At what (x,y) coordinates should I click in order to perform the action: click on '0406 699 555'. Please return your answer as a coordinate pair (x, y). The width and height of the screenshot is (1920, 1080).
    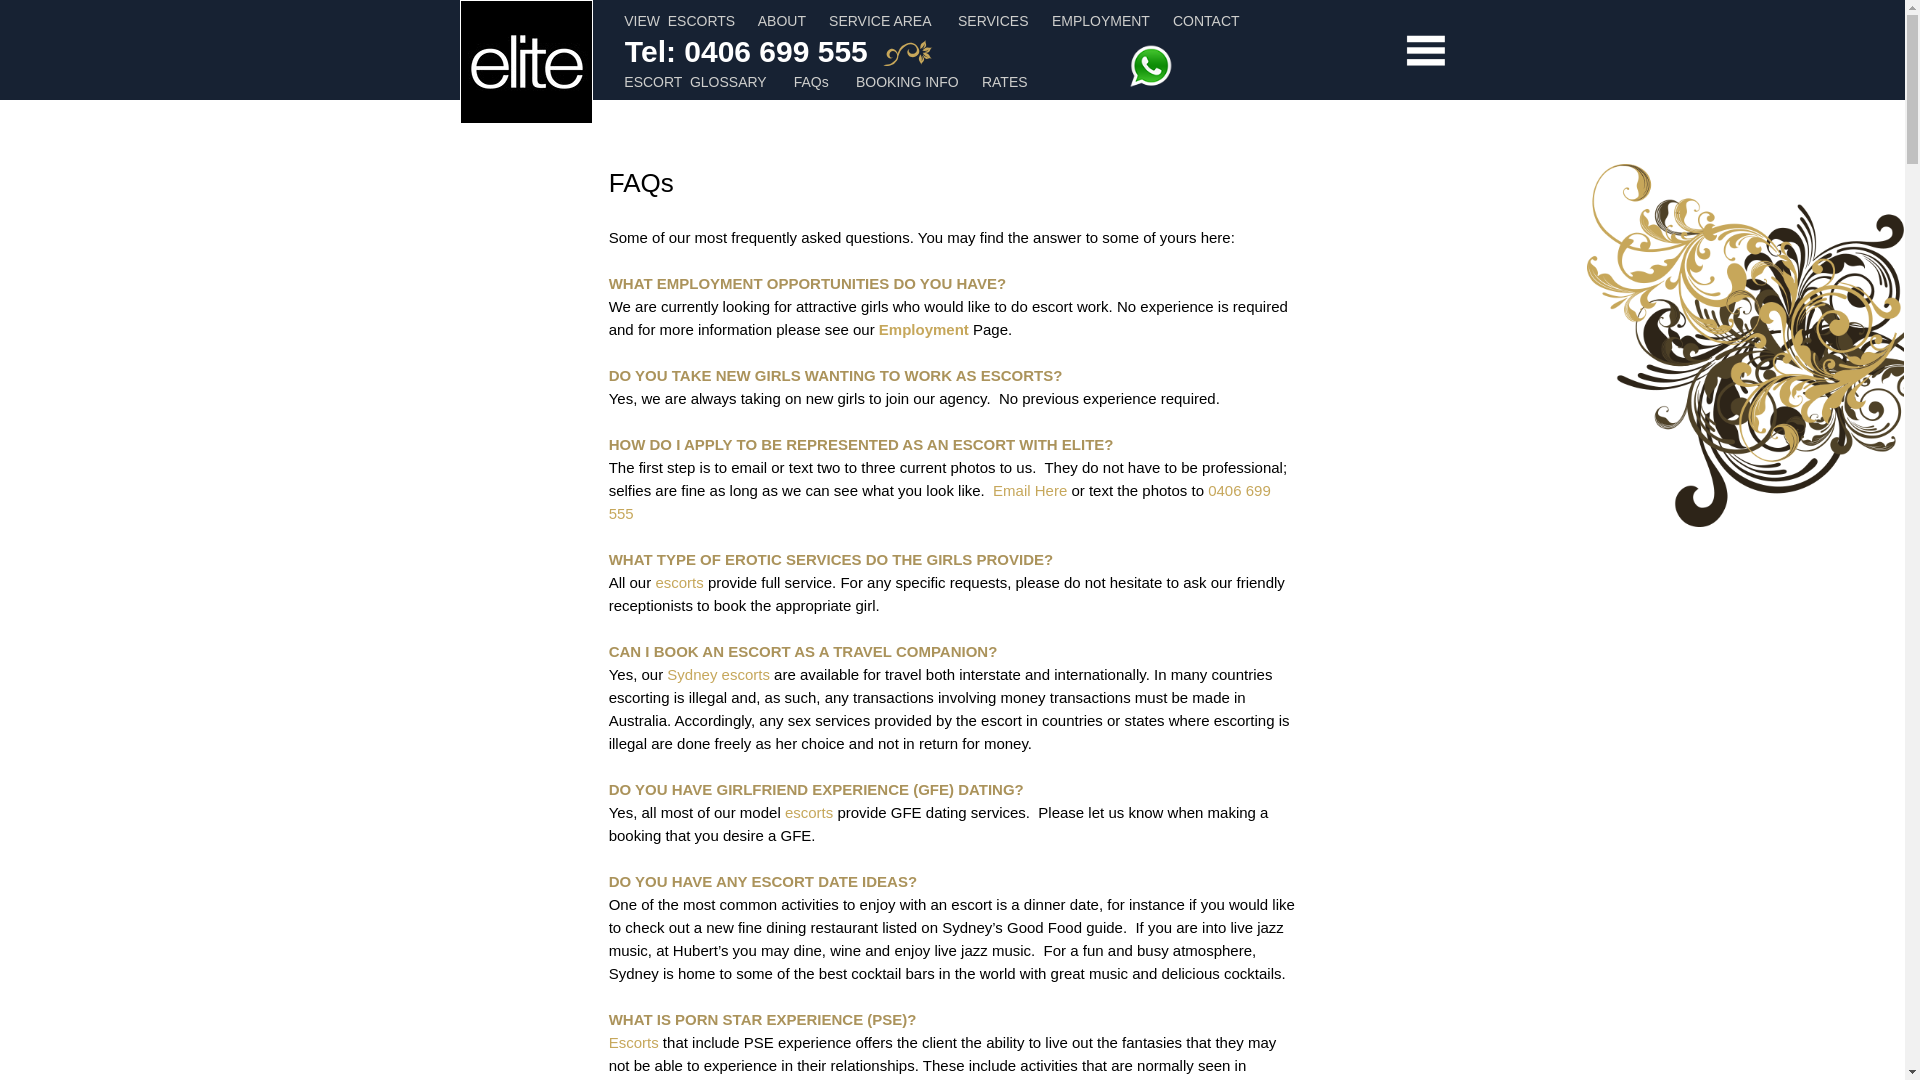
    Looking at the image, I should click on (939, 500).